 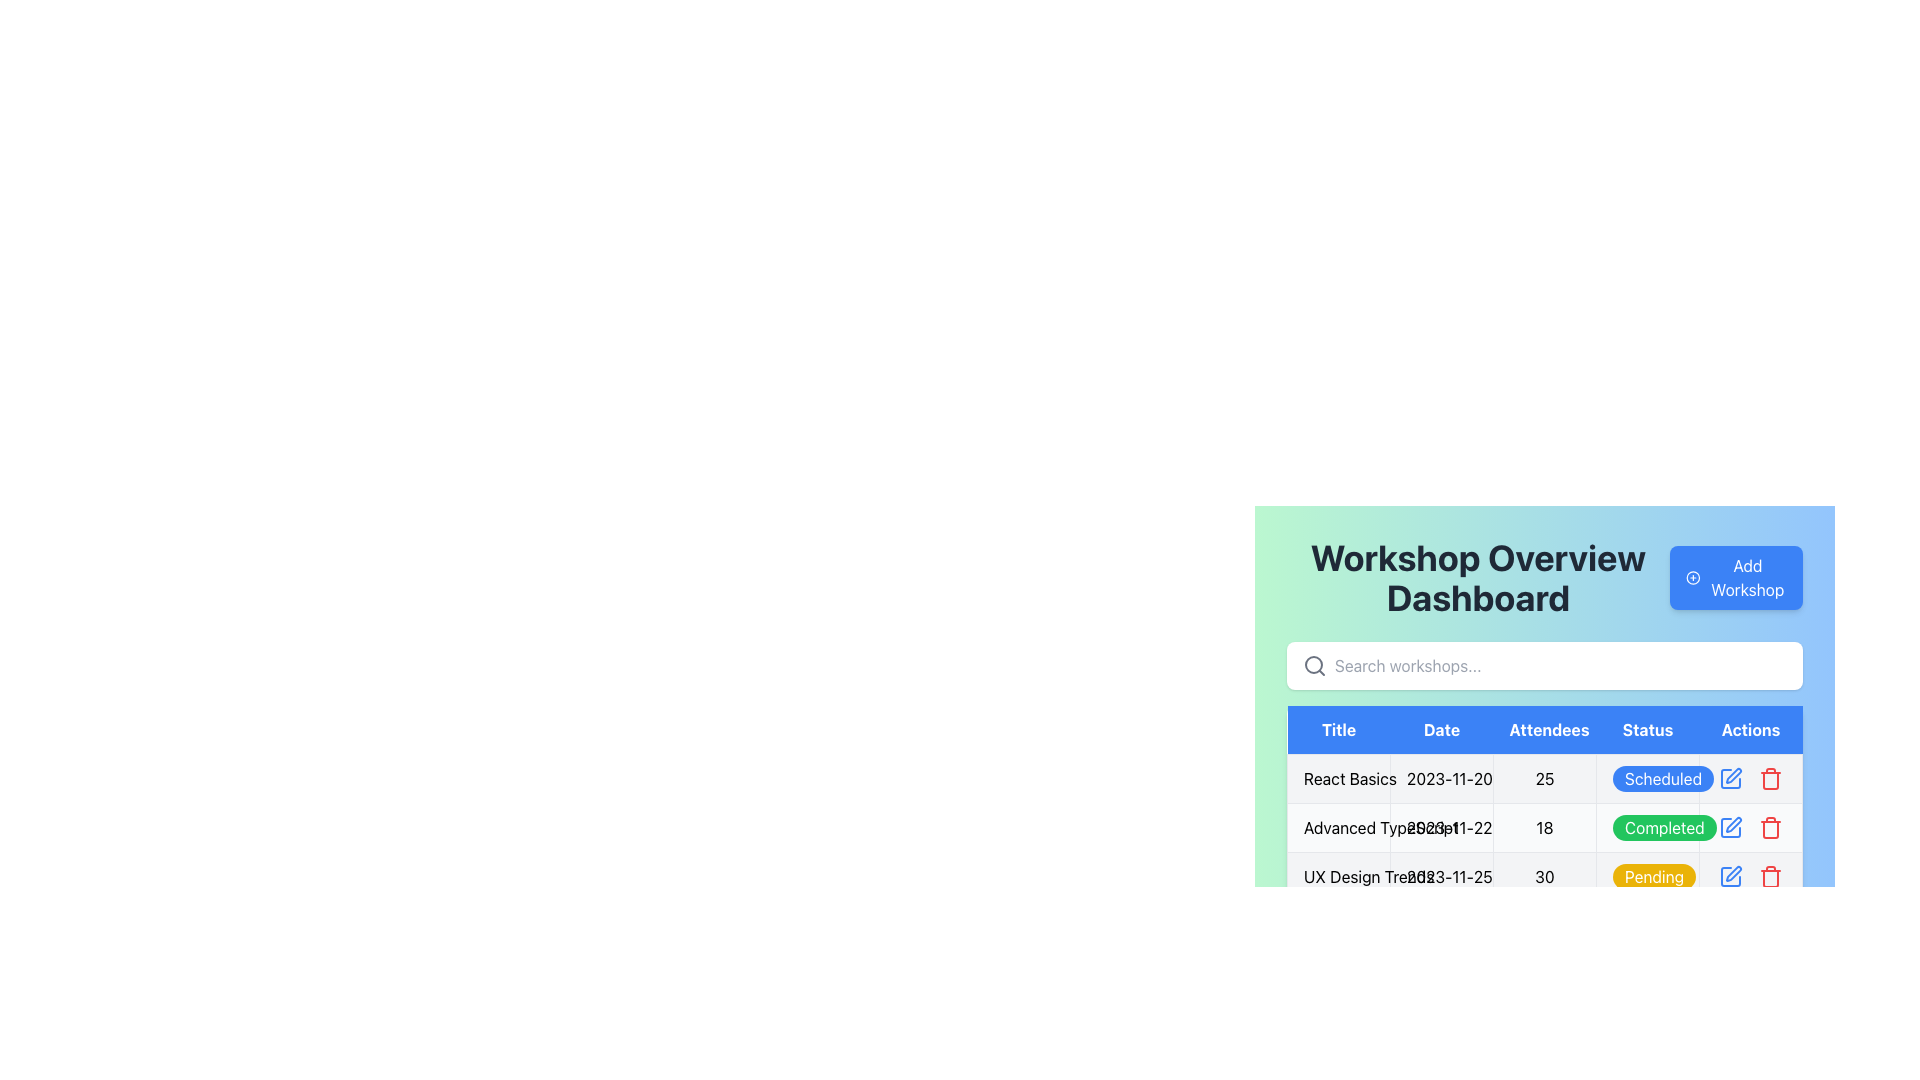 I want to click on the date text for the 'React Basics' workshop located in the second cell of the 'Date' column in the table, so click(x=1441, y=778).